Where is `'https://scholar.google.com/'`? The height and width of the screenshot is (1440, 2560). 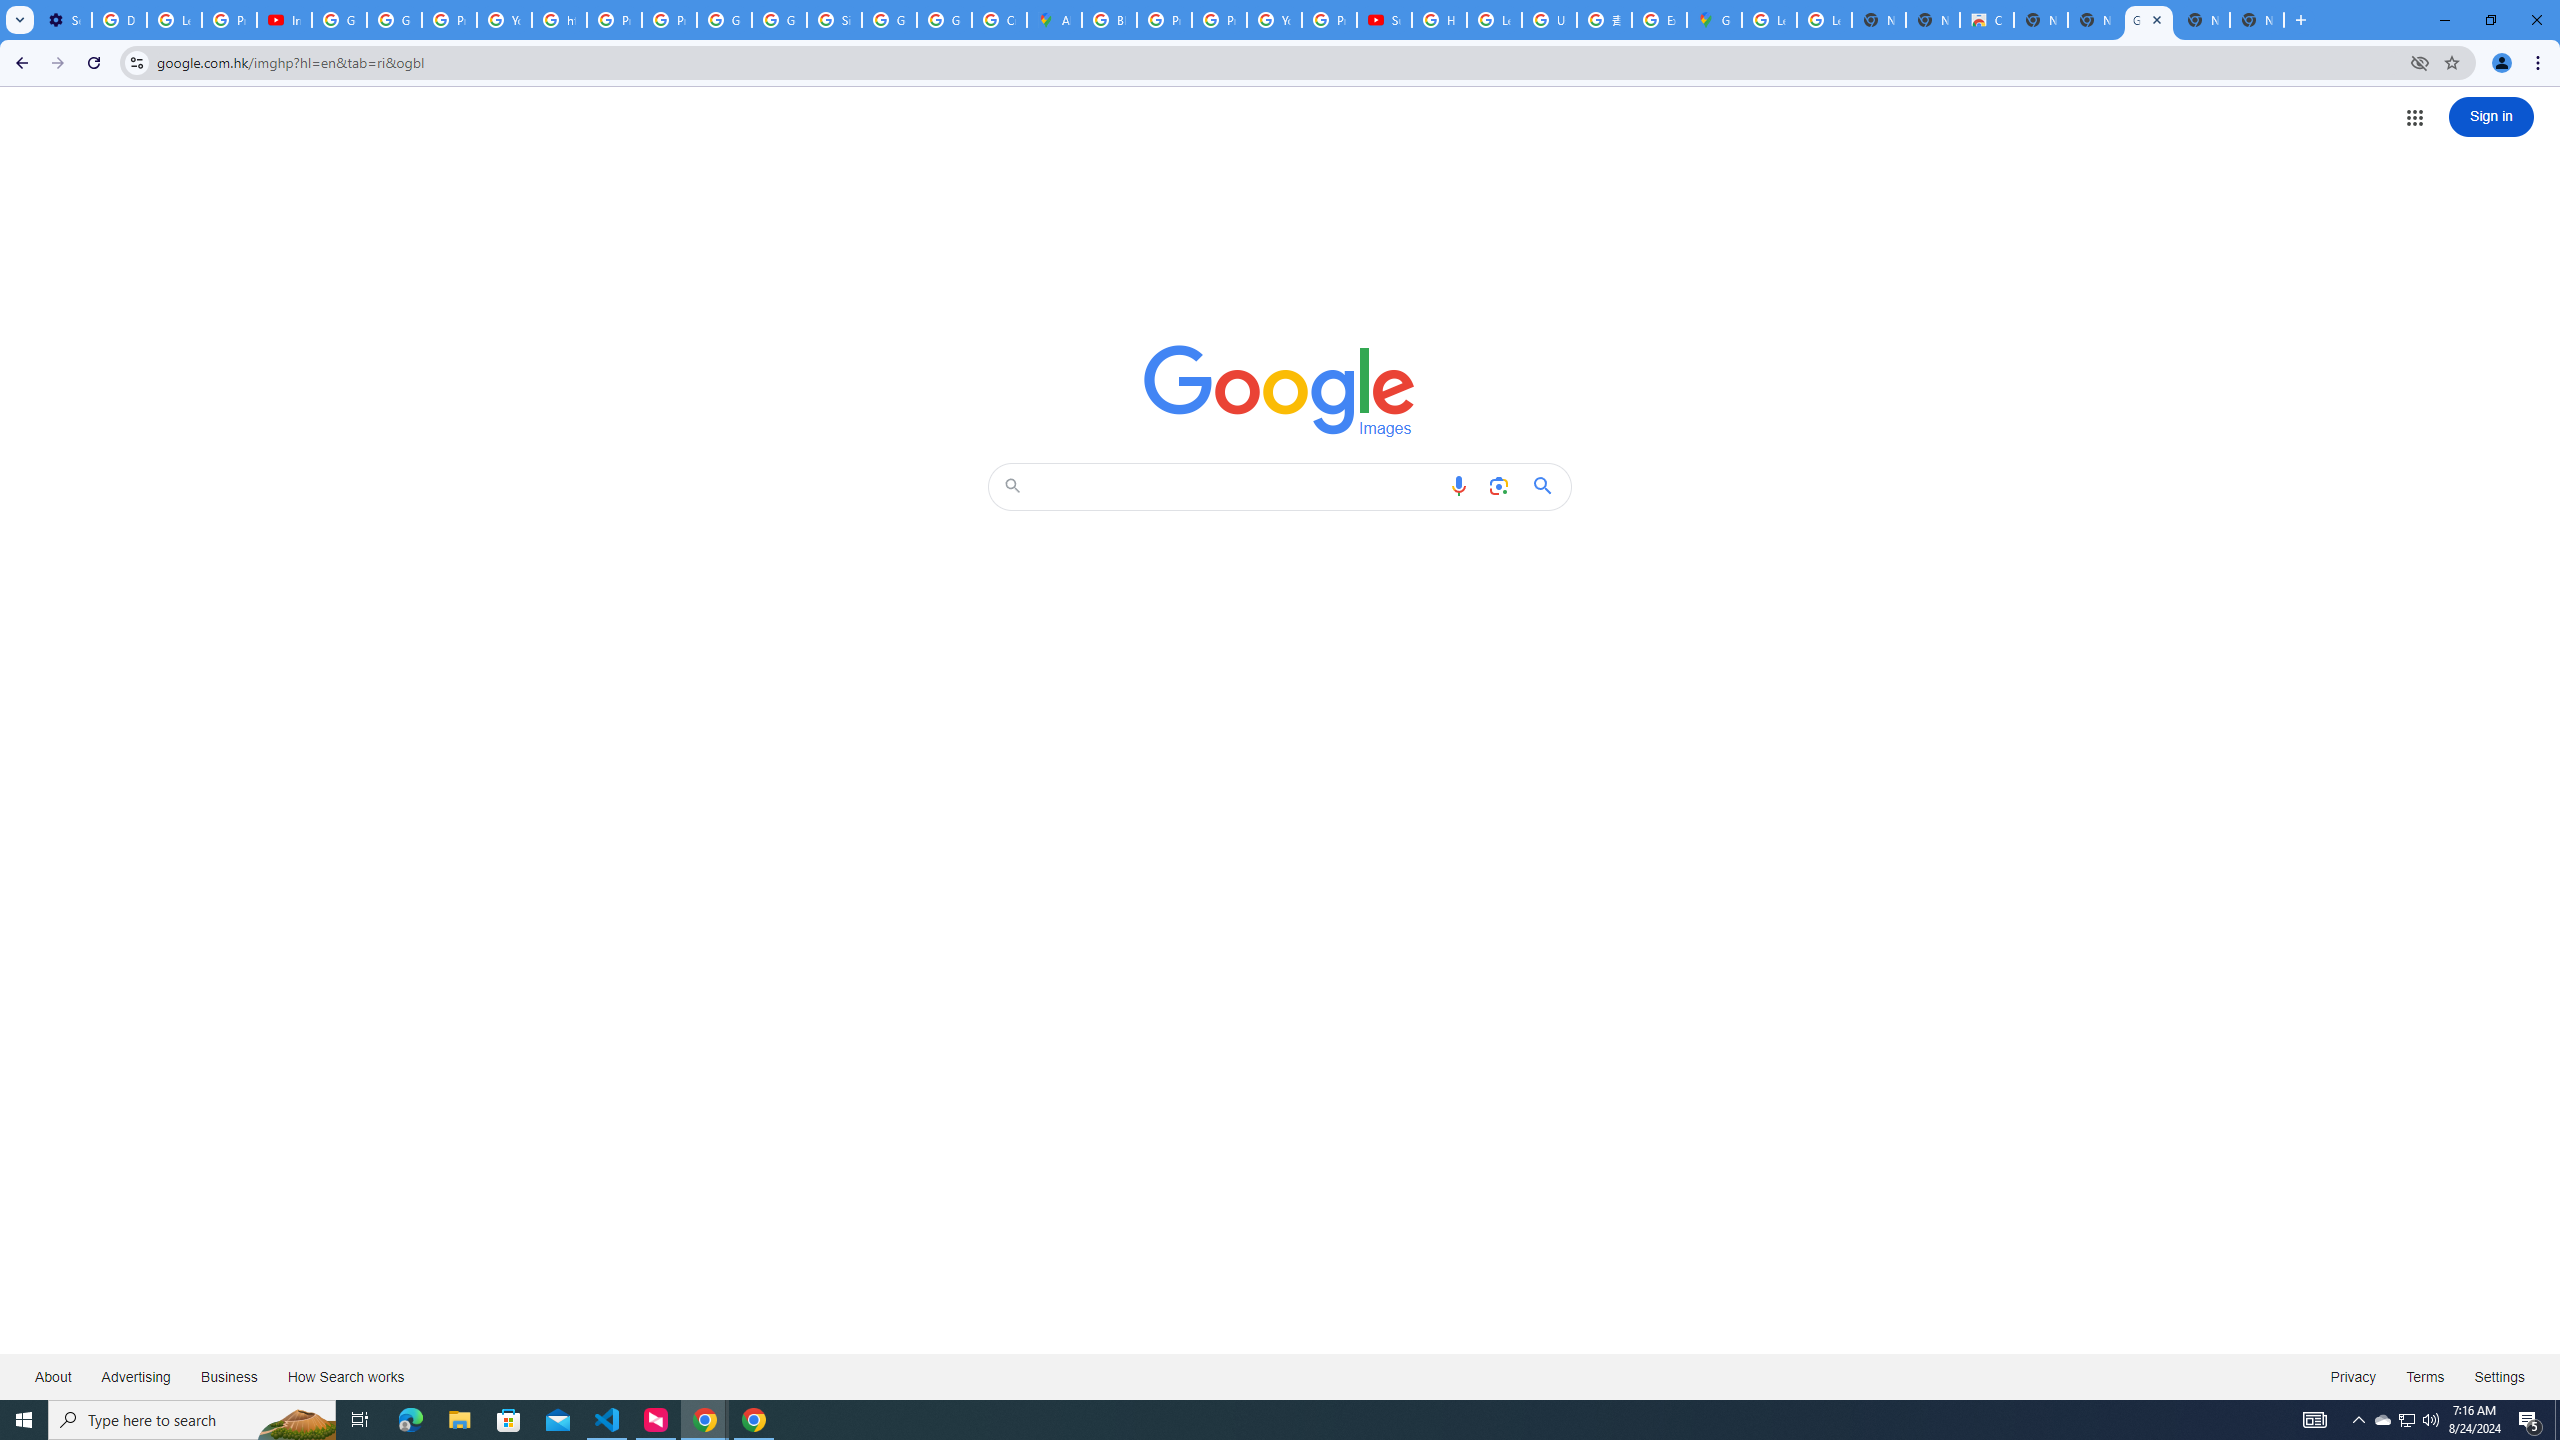
'https://scholar.google.com/' is located at coordinates (558, 19).